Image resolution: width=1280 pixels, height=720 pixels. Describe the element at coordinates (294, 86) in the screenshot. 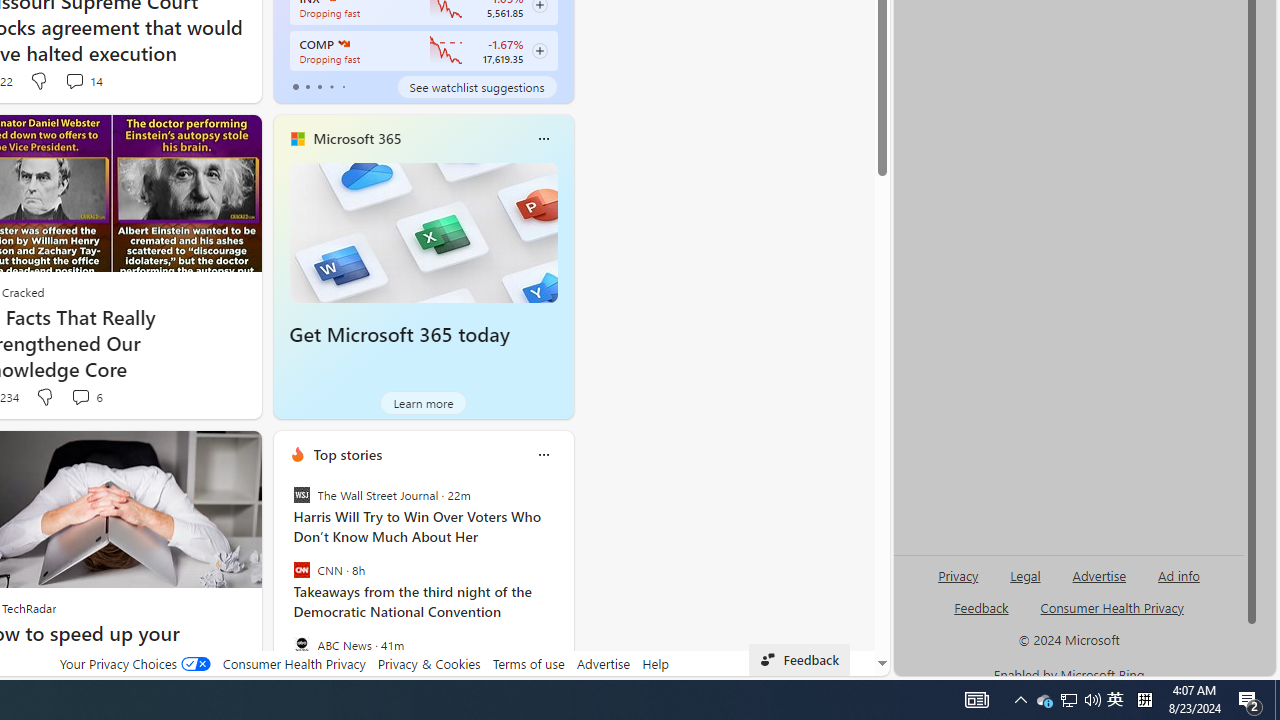

I see `'tab-0'` at that location.